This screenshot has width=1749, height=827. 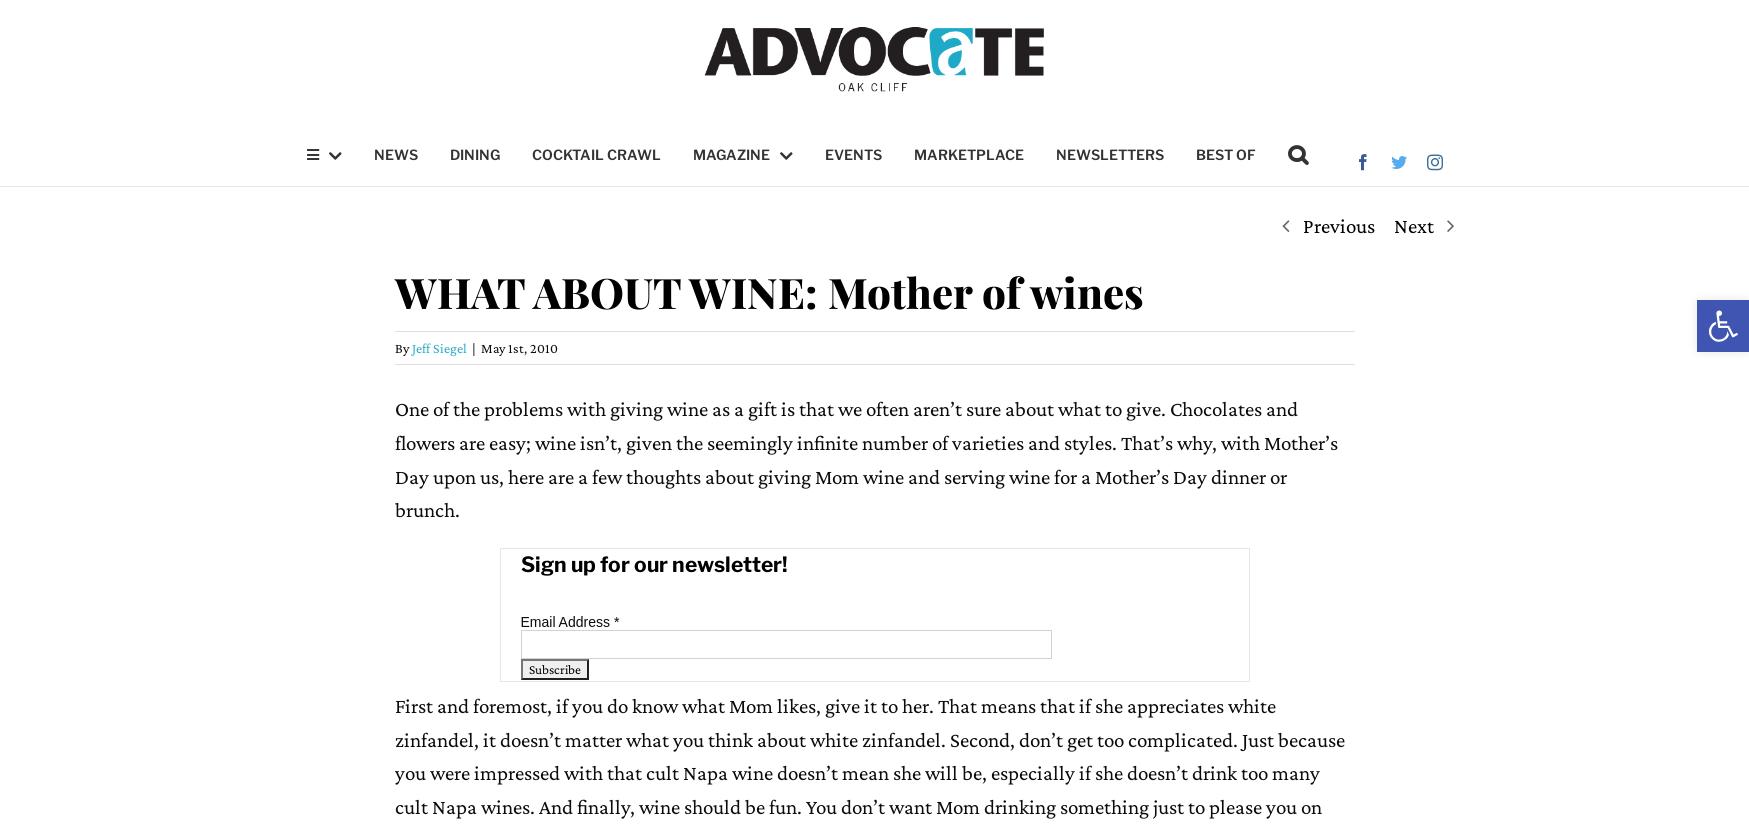 What do you see at coordinates (1337, 225) in the screenshot?
I see `'Previous'` at bounding box center [1337, 225].